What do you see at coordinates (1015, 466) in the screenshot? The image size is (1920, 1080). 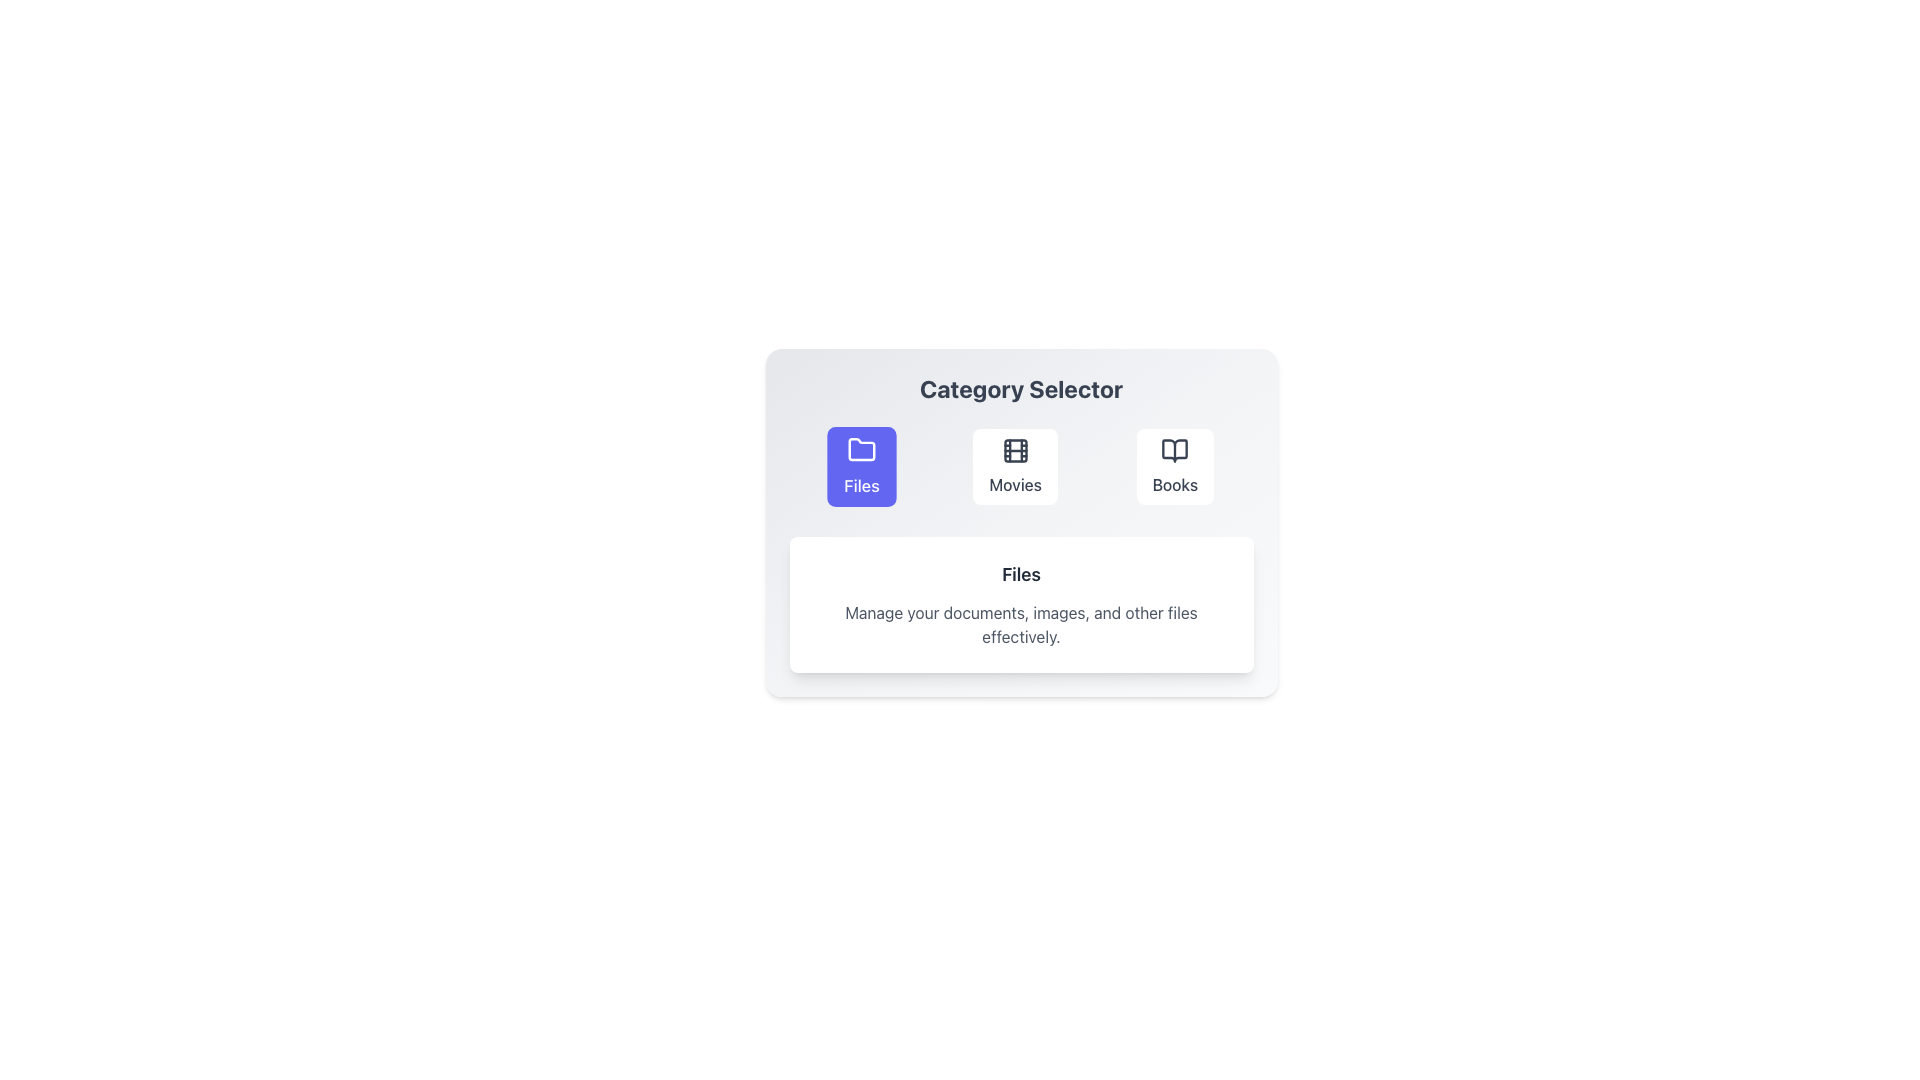 I see `the 'Movies' button` at bounding box center [1015, 466].